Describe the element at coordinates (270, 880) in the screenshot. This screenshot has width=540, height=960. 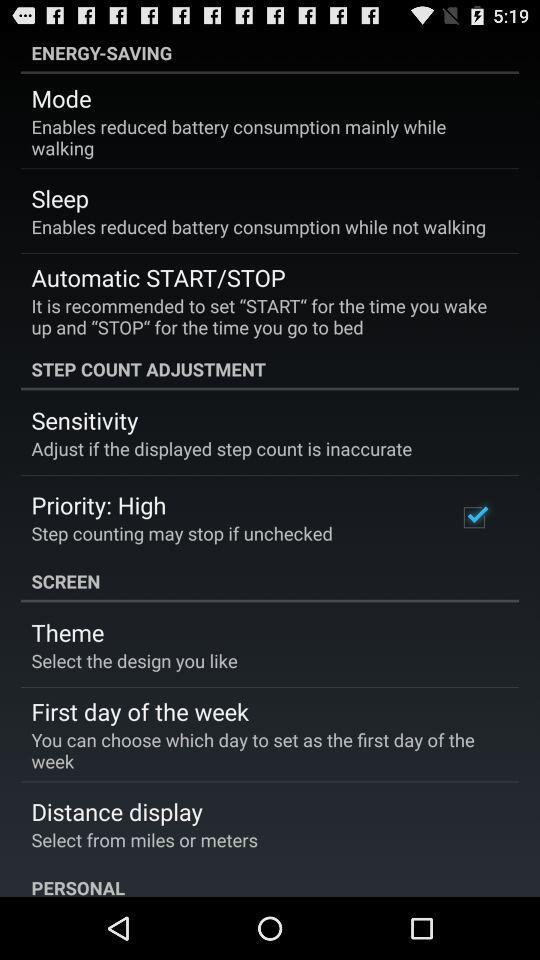
I see `icon below select from miles item` at that location.